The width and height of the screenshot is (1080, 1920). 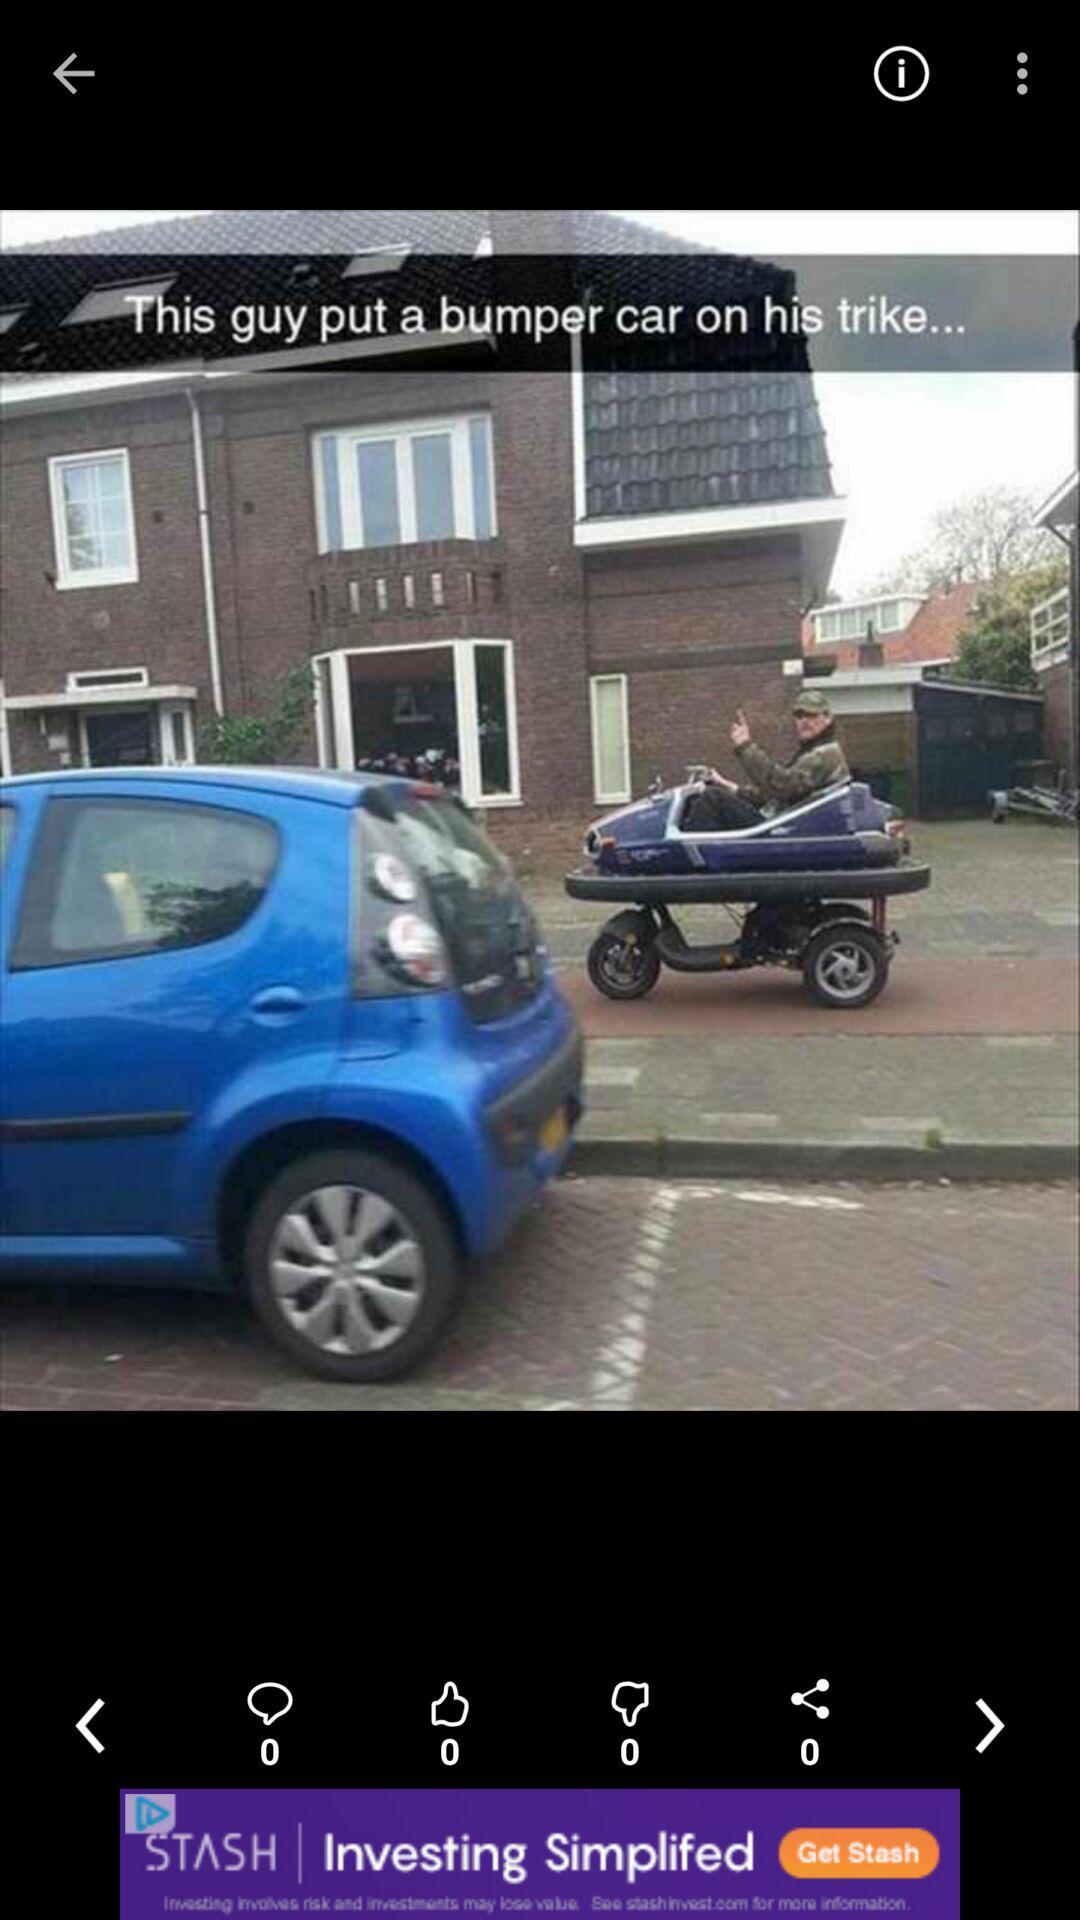 I want to click on the arrow_backward icon, so click(x=88, y=1724).